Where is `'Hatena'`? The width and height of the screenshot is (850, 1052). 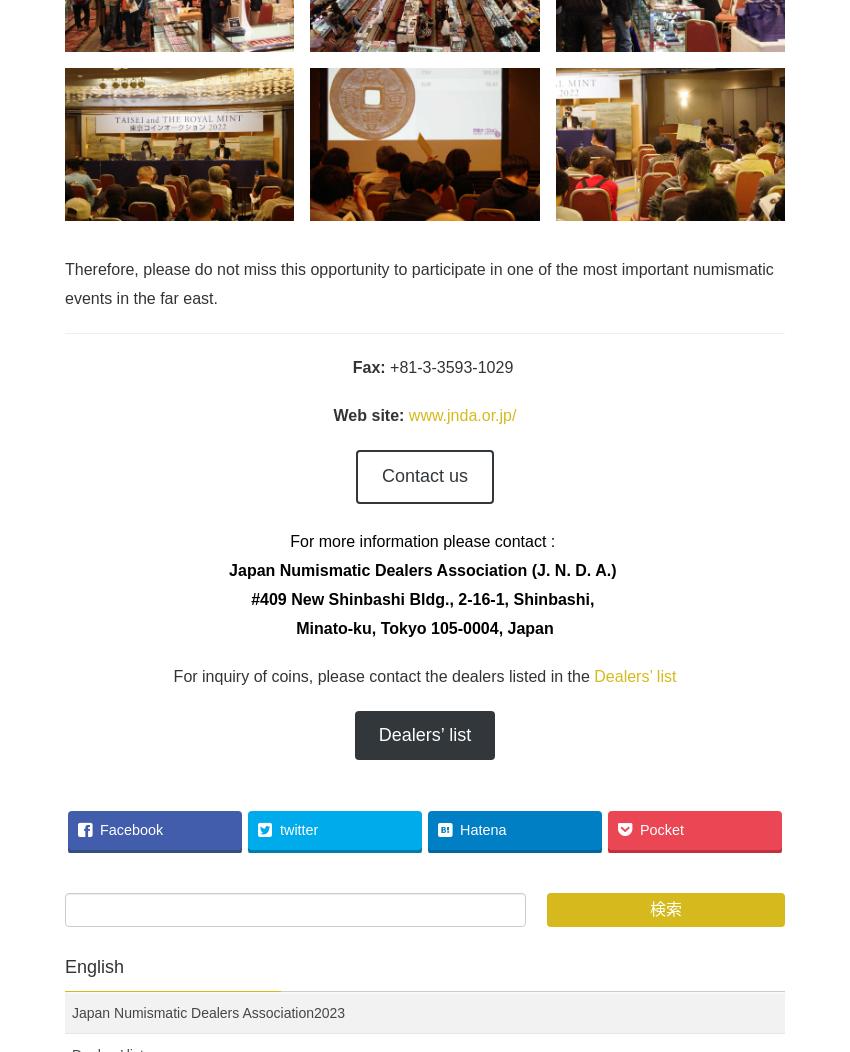 'Hatena' is located at coordinates (482, 830).